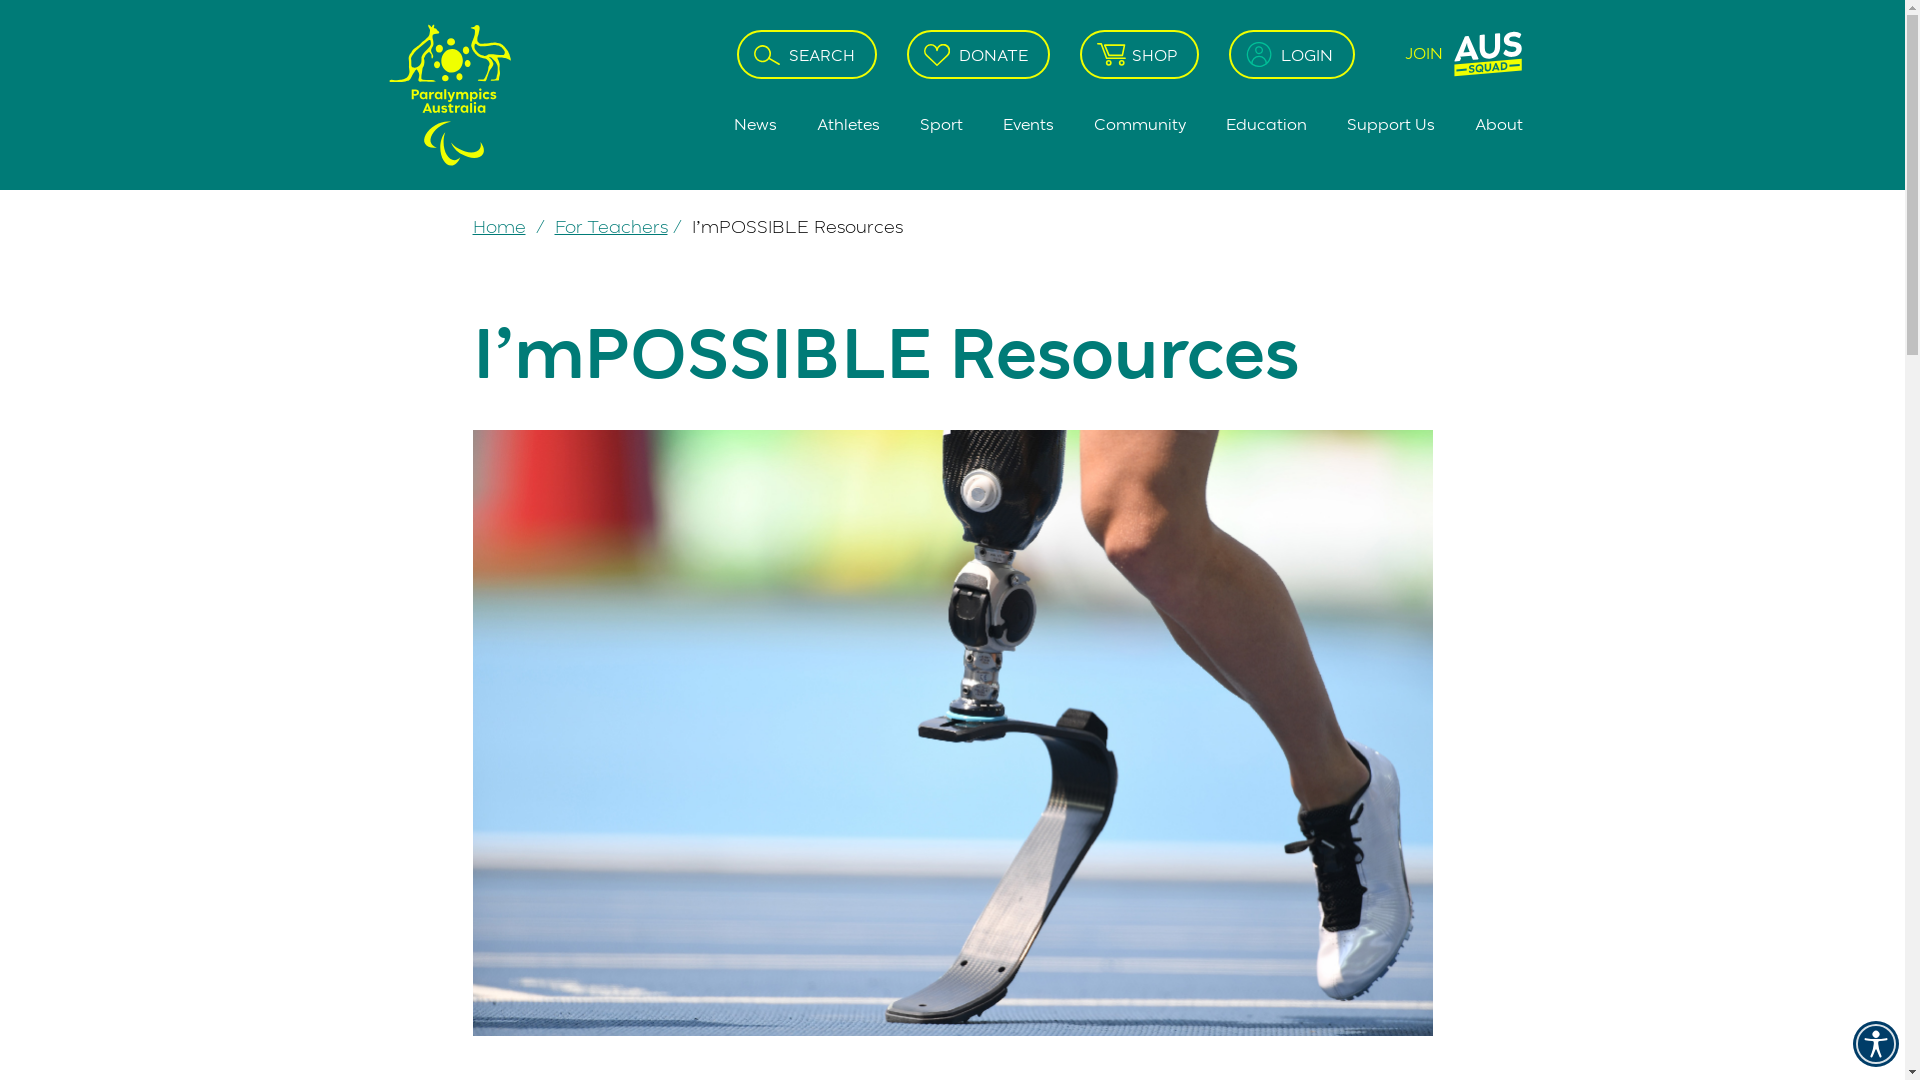 The image size is (1920, 1080). What do you see at coordinates (1453, 53) in the screenshot?
I see `'JOIN'` at bounding box center [1453, 53].